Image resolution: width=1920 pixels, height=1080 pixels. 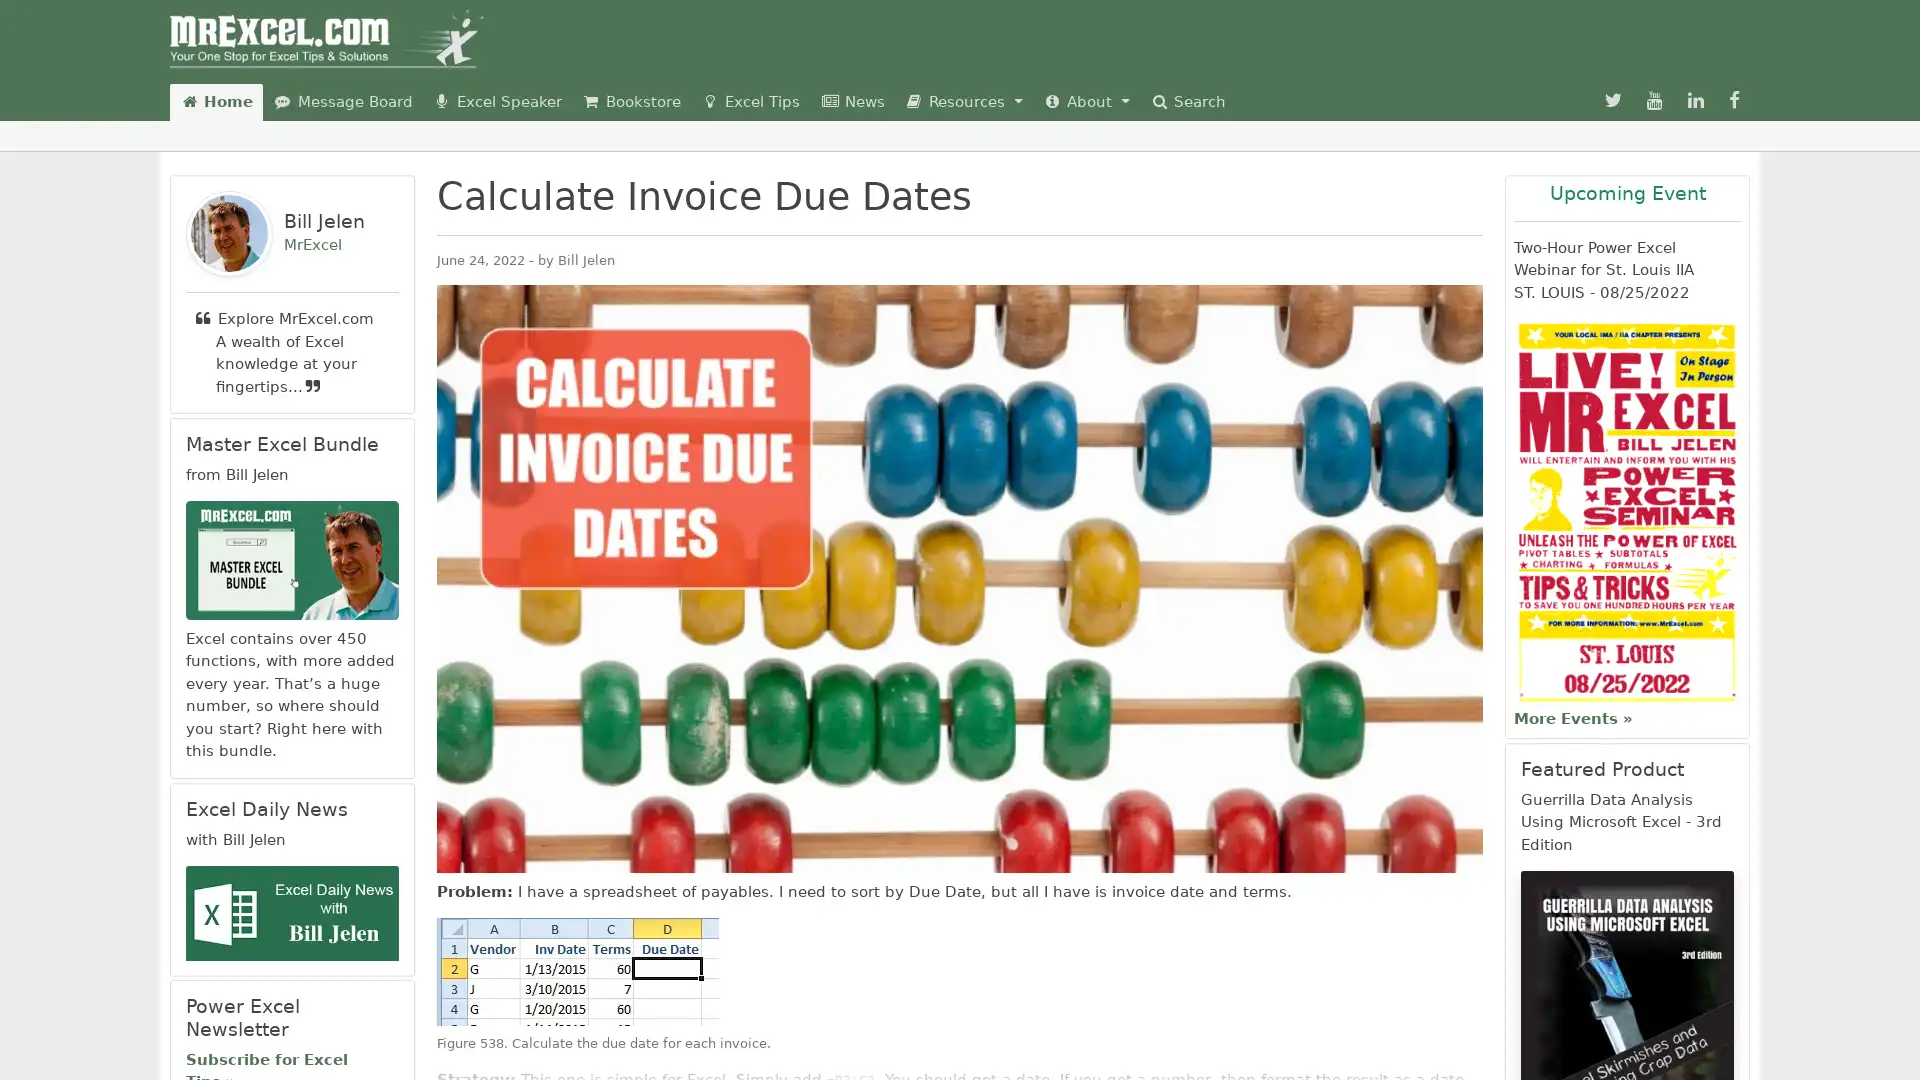 I want to click on Resources, so click(x=963, y=102).